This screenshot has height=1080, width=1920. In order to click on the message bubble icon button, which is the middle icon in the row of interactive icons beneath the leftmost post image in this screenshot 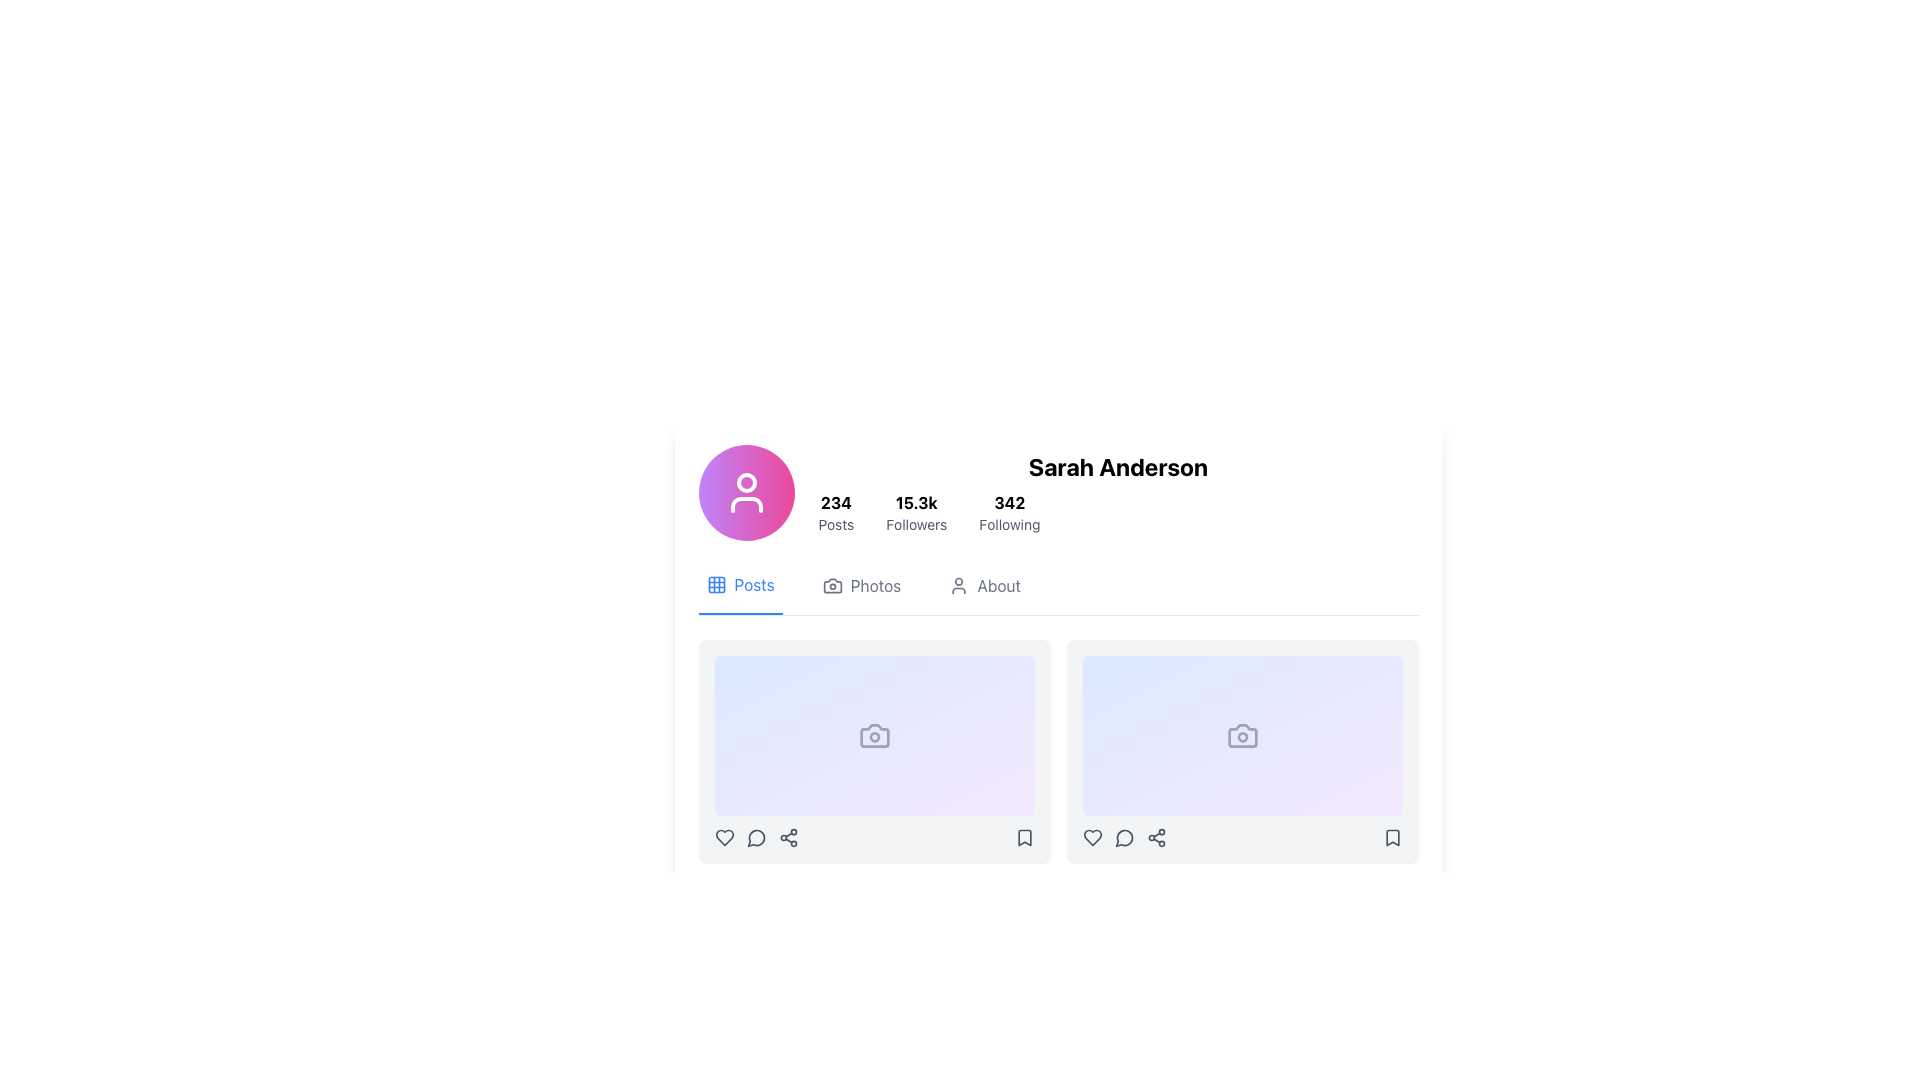, I will do `click(755, 837)`.